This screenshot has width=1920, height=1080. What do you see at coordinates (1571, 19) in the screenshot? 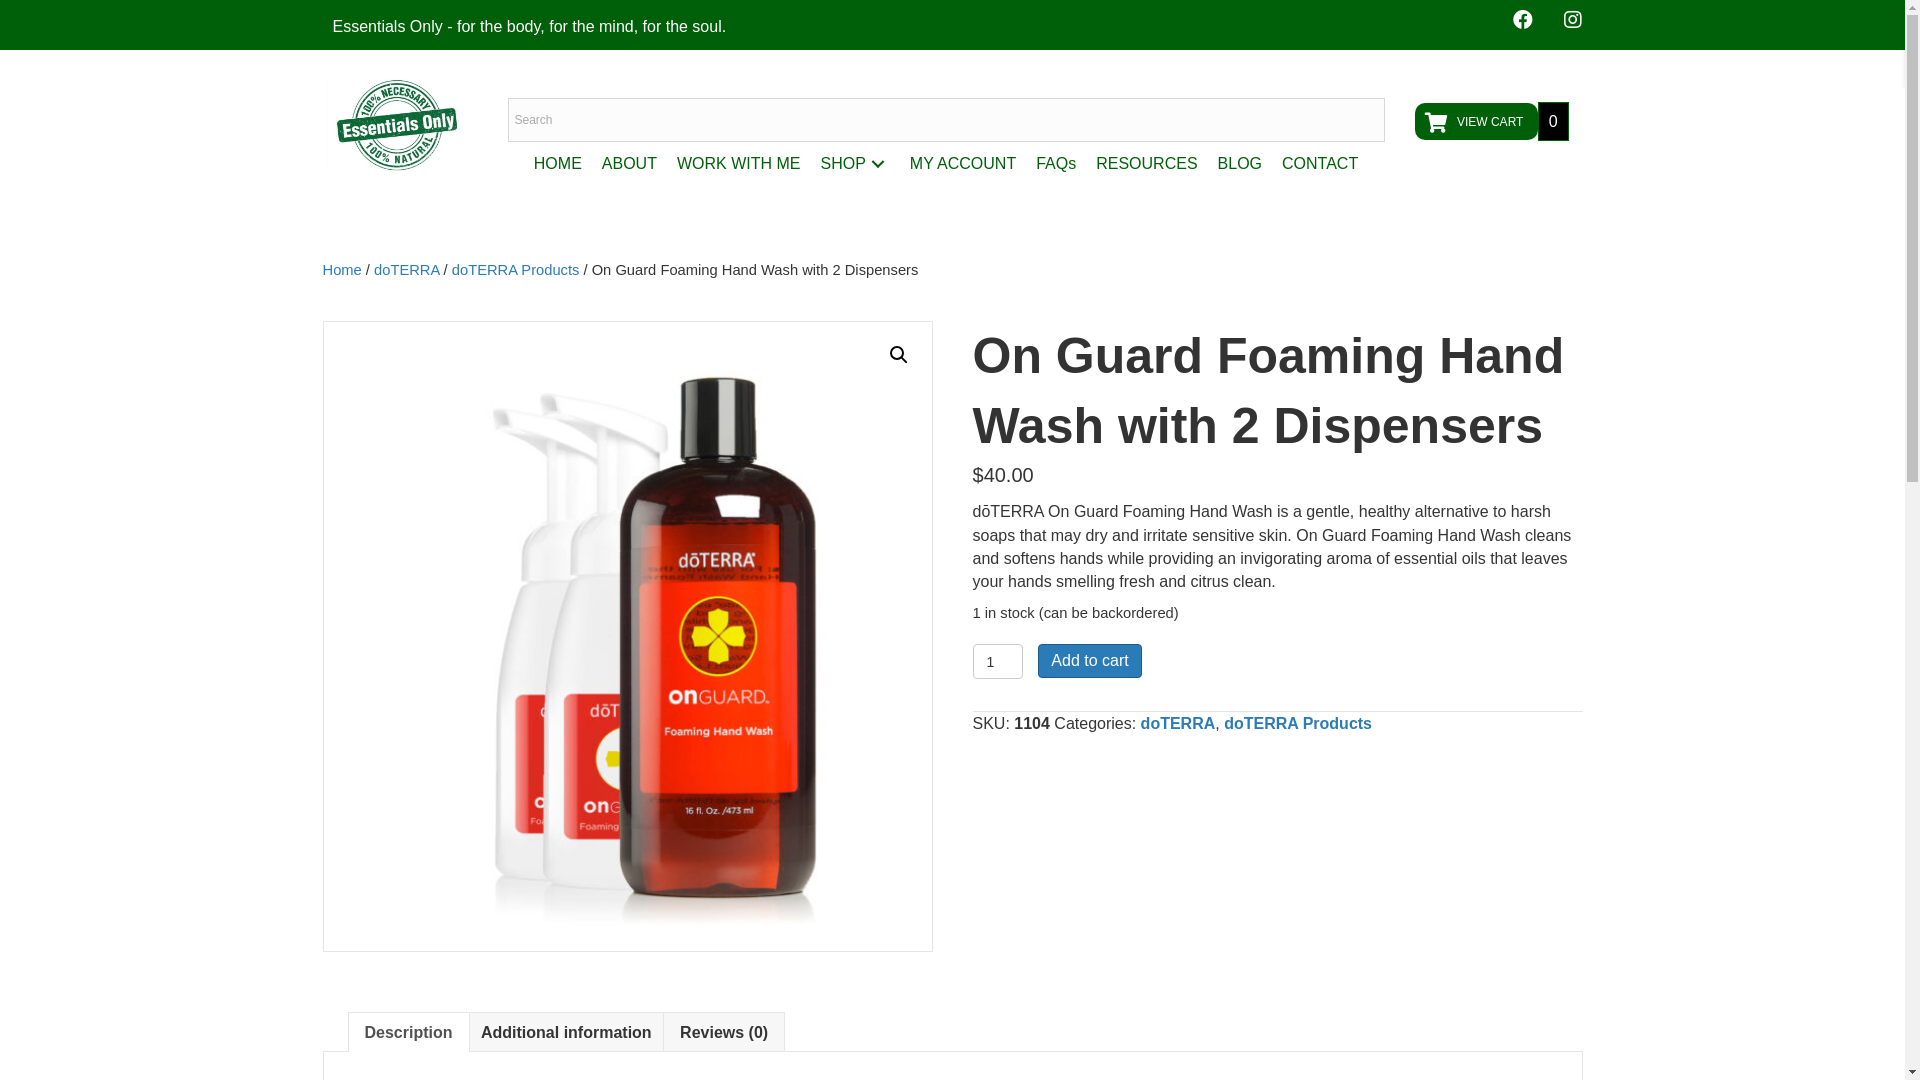
I see `'Instagram'` at bounding box center [1571, 19].